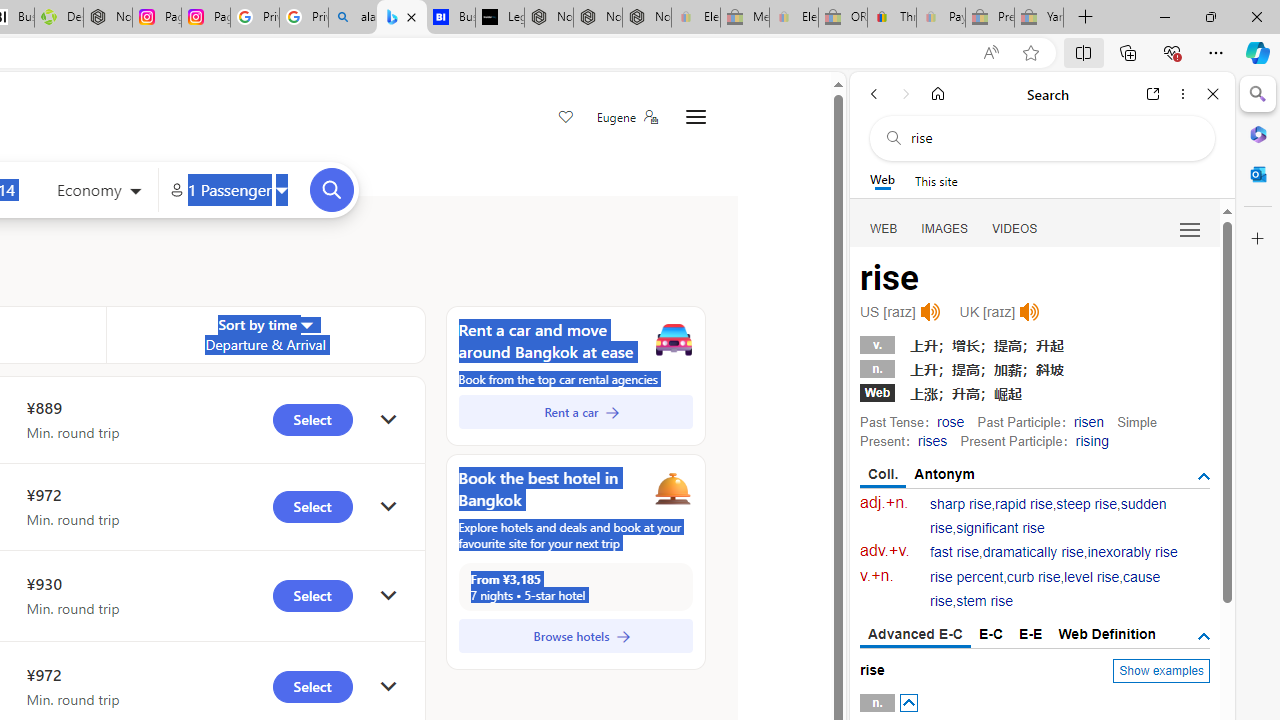 The image size is (1280, 720). Describe the element at coordinates (939, 17) in the screenshot. I see `'Payments Terms of Use | eBay.com - Sleeping'` at that location.